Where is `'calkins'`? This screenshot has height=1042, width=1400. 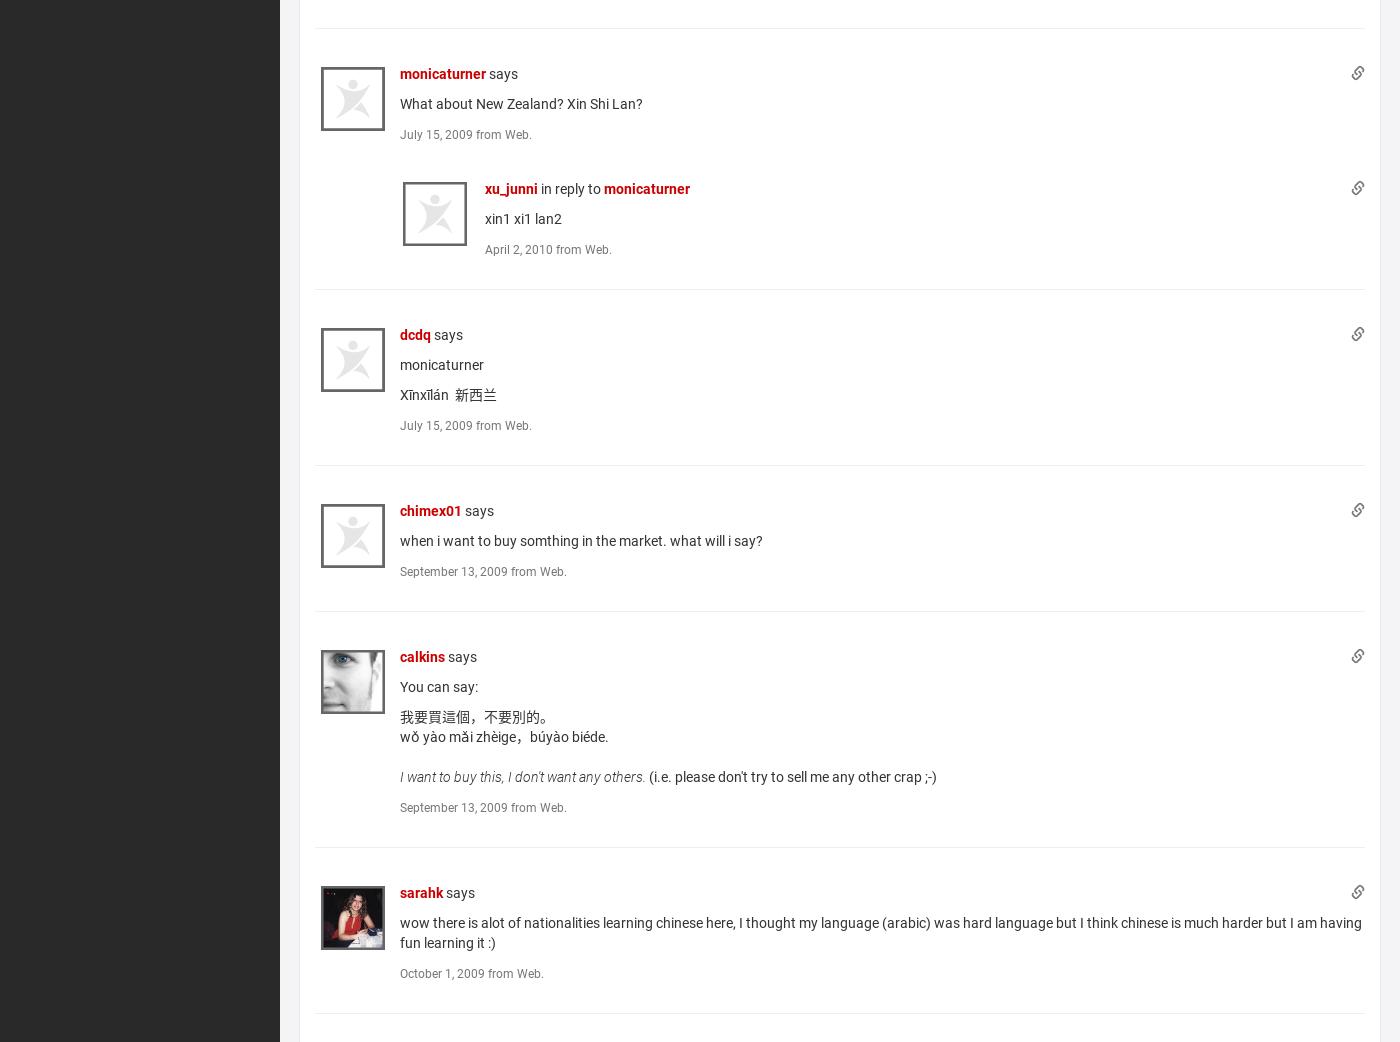
'calkins' is located at coordinates (398, 656).